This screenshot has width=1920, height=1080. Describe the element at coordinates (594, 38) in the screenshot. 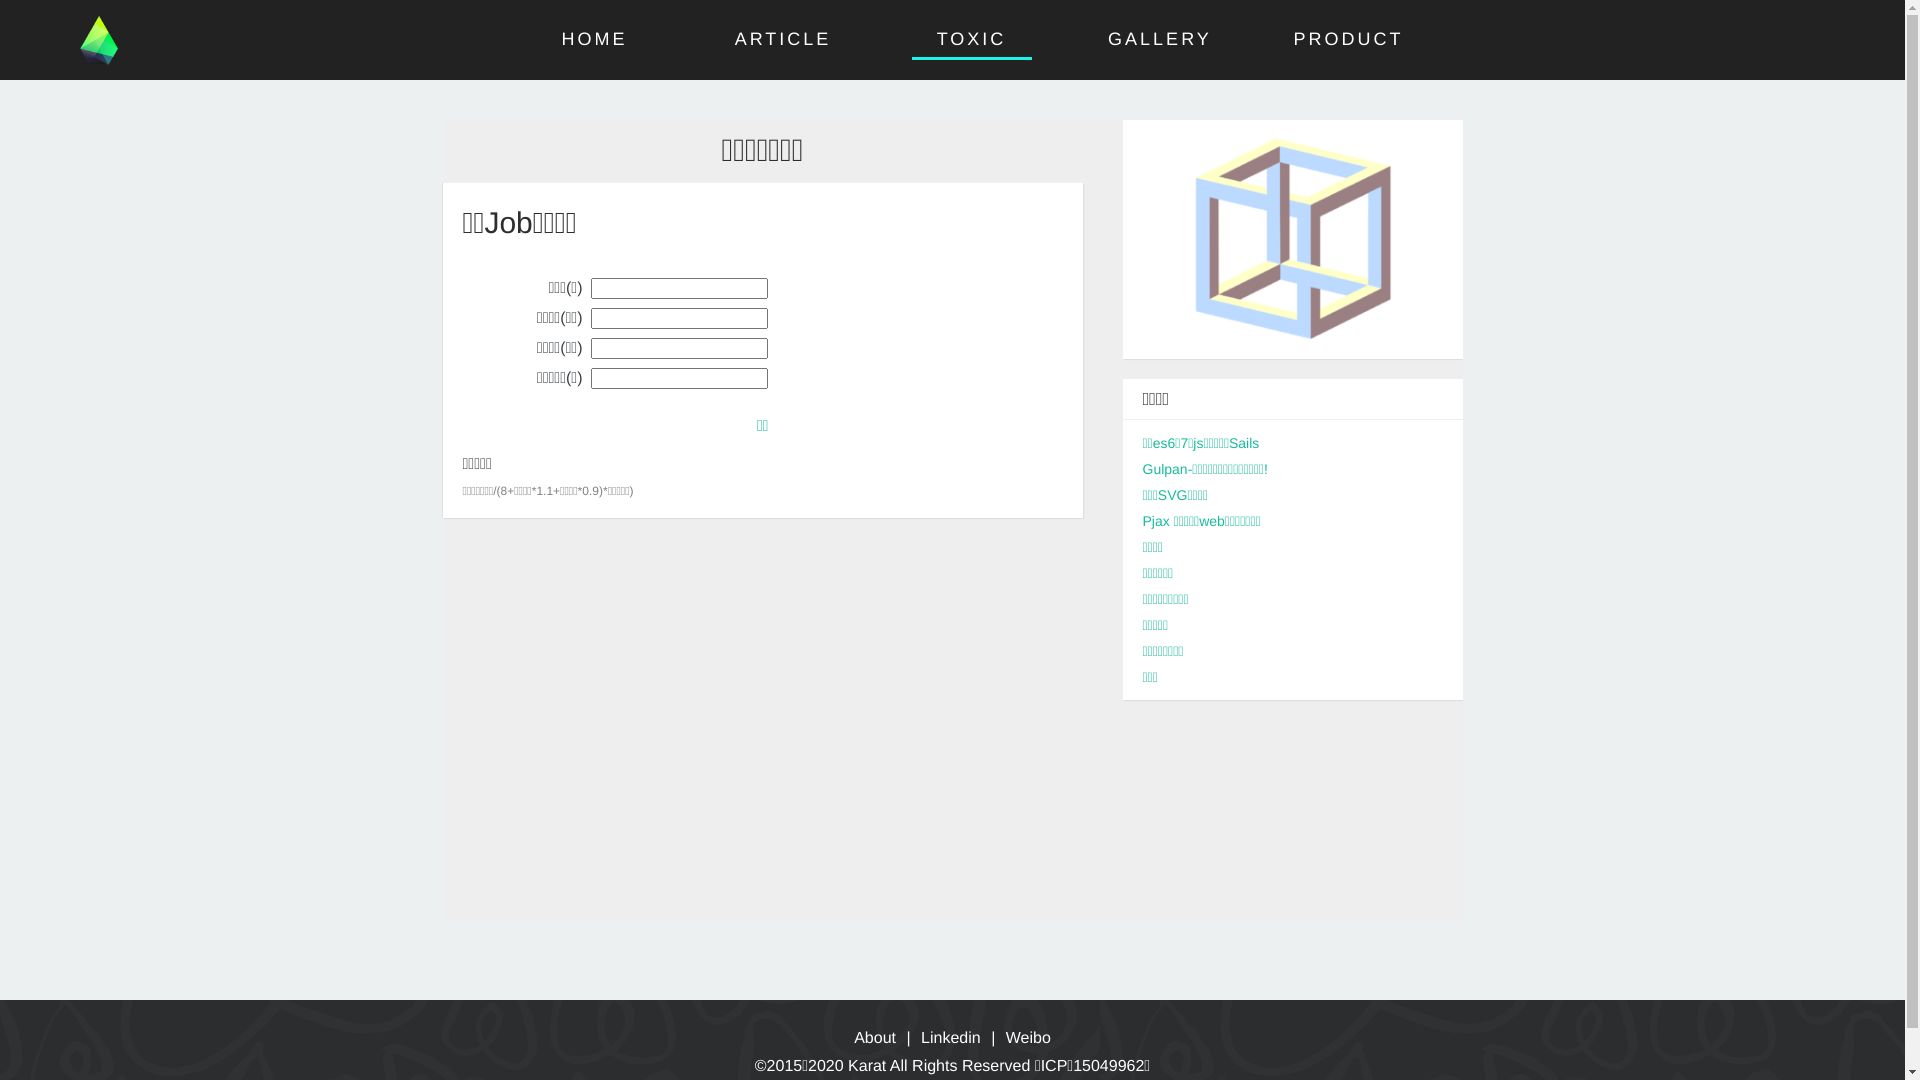

I see `'HOME'` at that location.